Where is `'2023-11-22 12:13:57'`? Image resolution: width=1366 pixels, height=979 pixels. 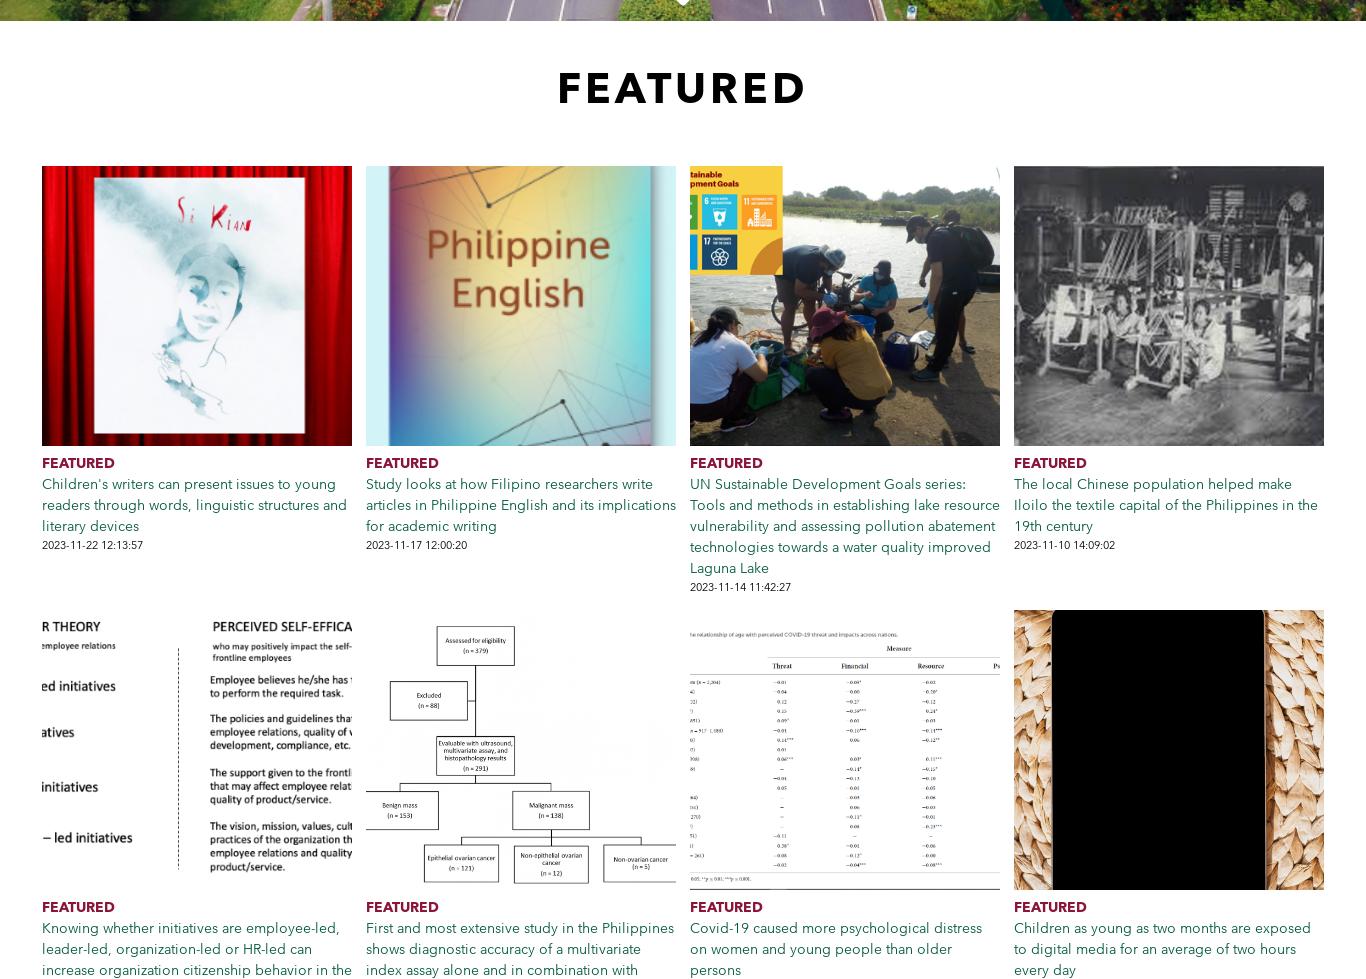 '2023-11-22 12:13:57' is located at coordinates (92, 544).